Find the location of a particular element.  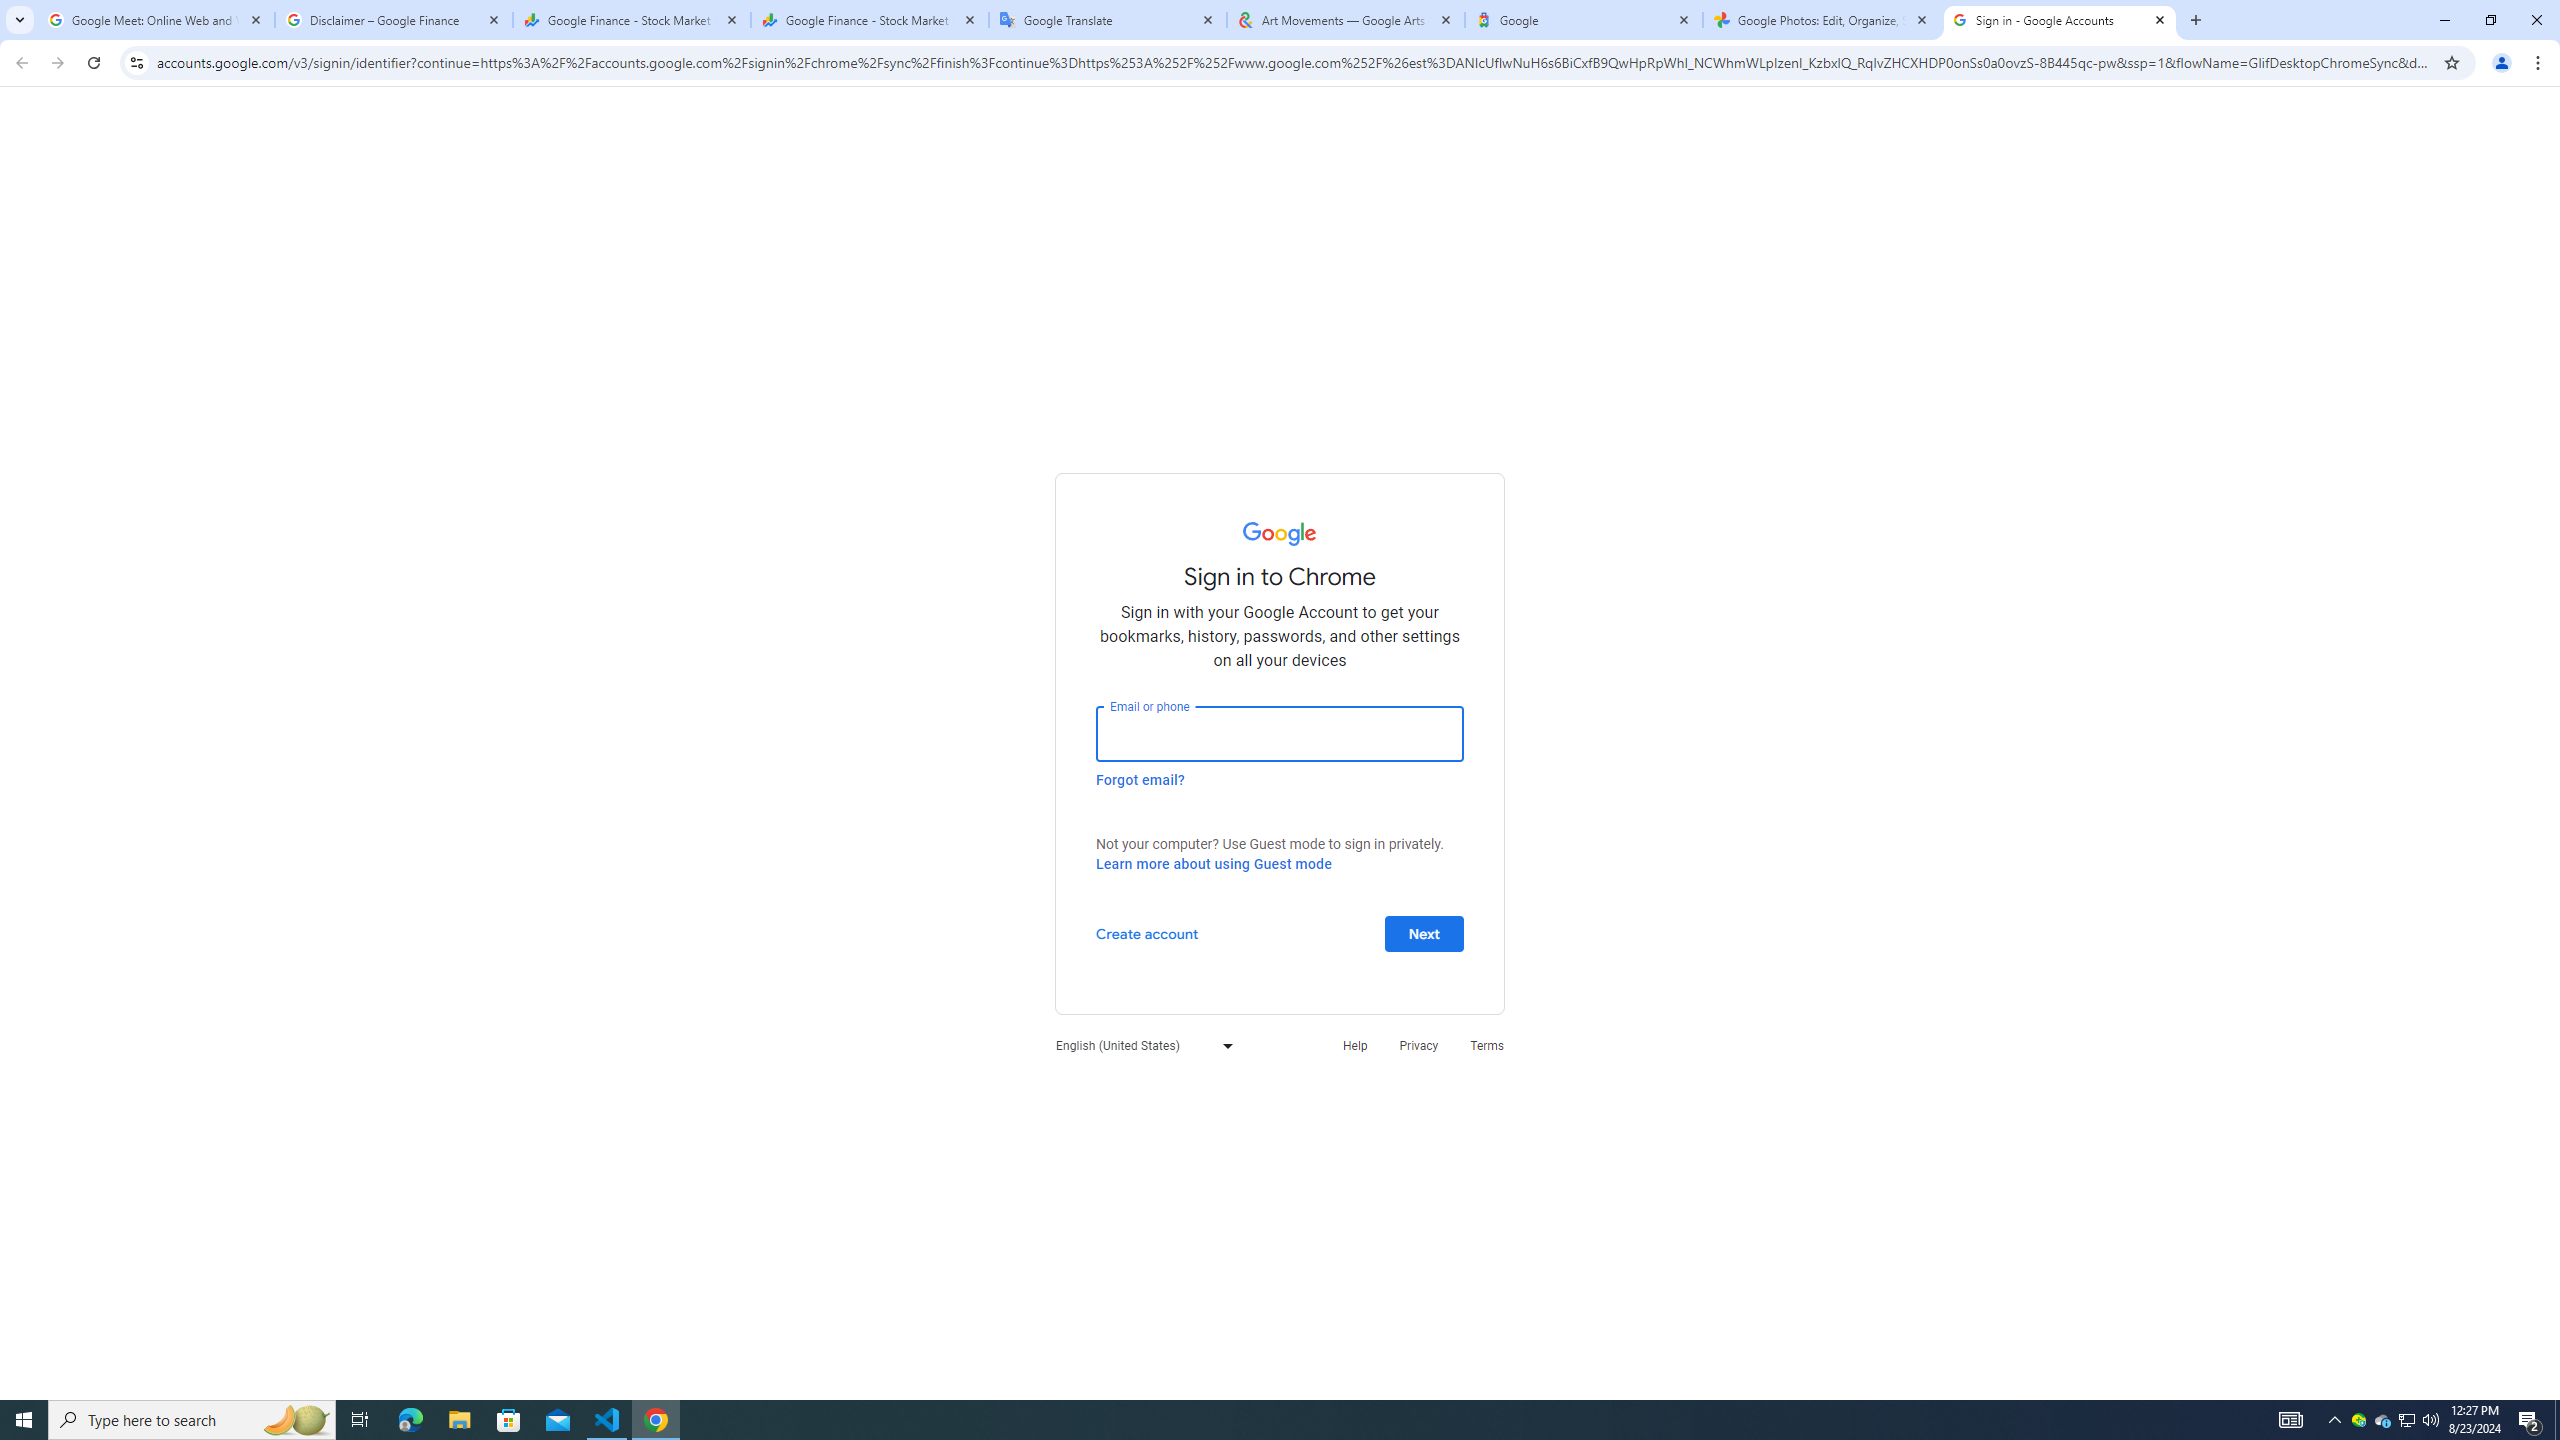

'Sign in - Google Accounts' is located at coordinates (2059, 19).